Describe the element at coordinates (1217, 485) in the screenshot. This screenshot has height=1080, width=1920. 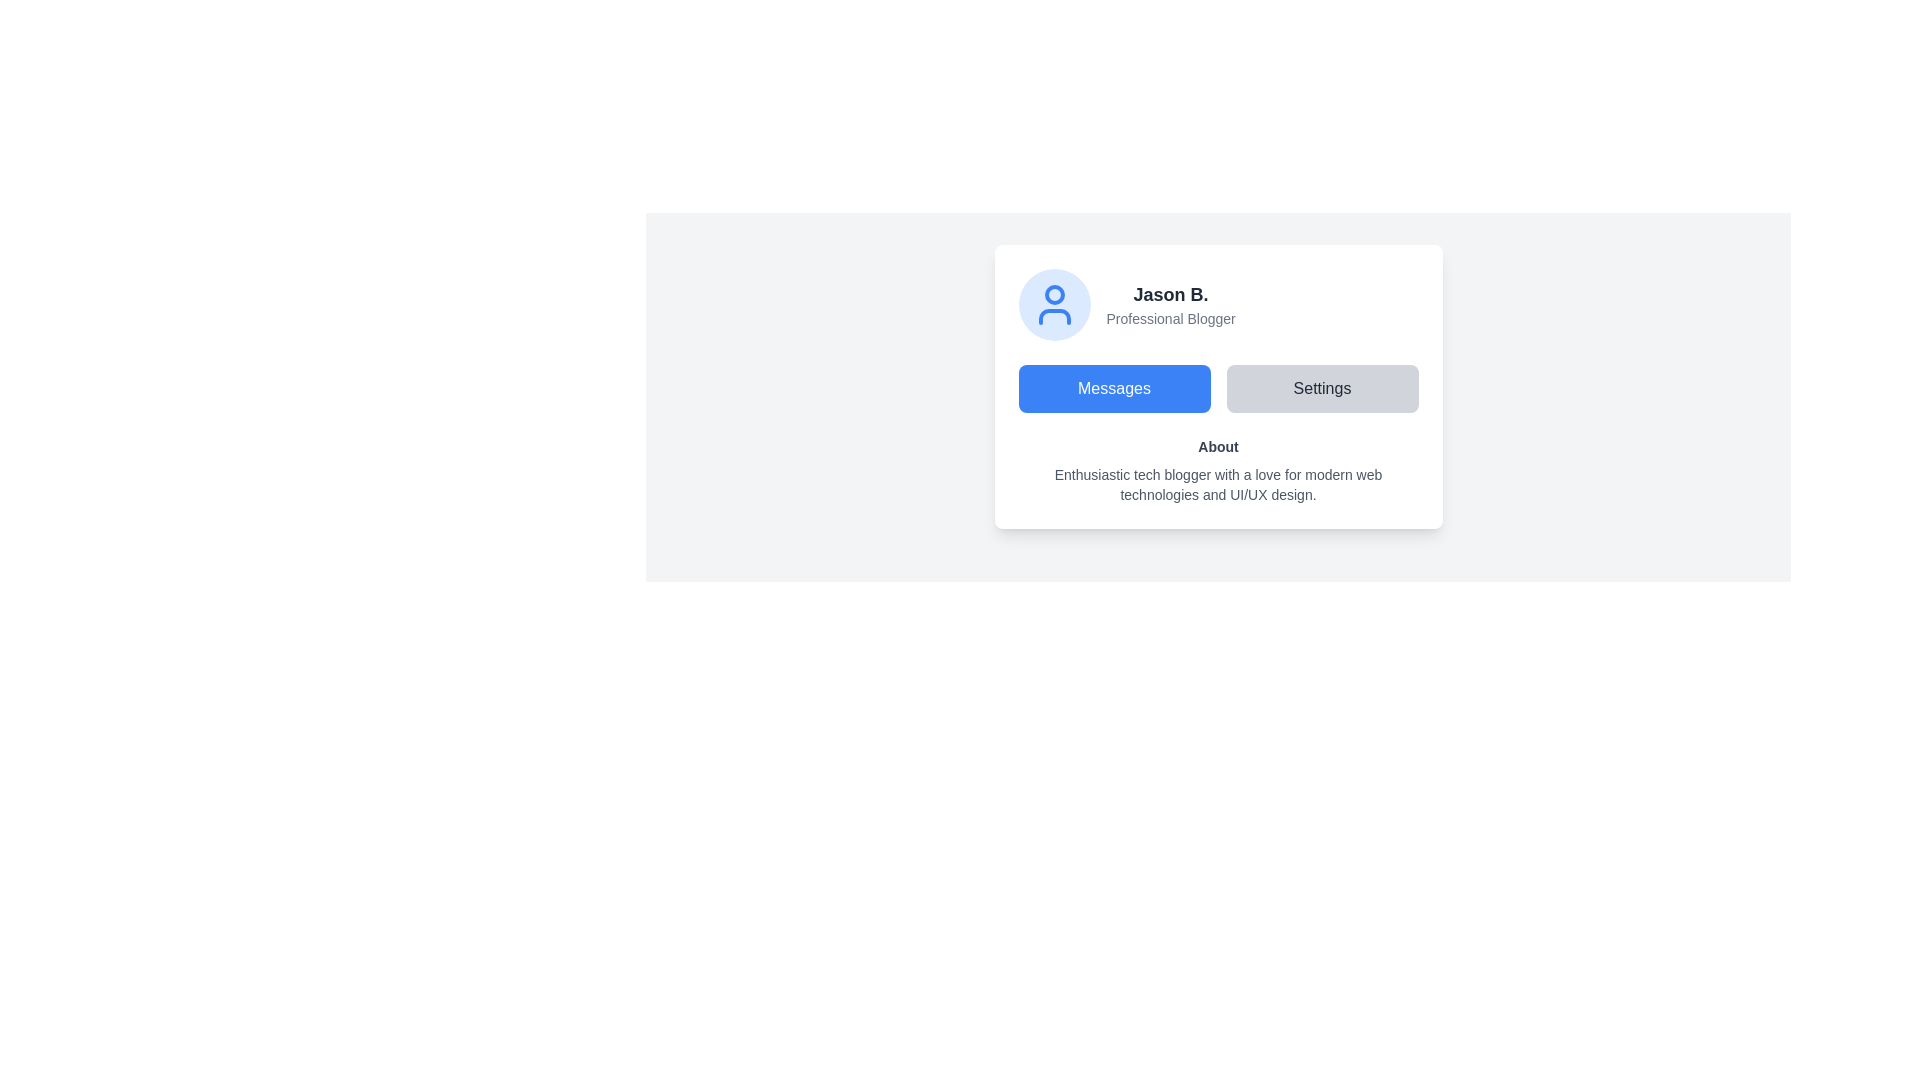
I see `text block that displays: 'Enthusiastic tech blogger with a love for modern web technologies and UI/UX design.' This block is styled in a smaller gray font and is located beneath the 'About' title in the profile section` at that location.